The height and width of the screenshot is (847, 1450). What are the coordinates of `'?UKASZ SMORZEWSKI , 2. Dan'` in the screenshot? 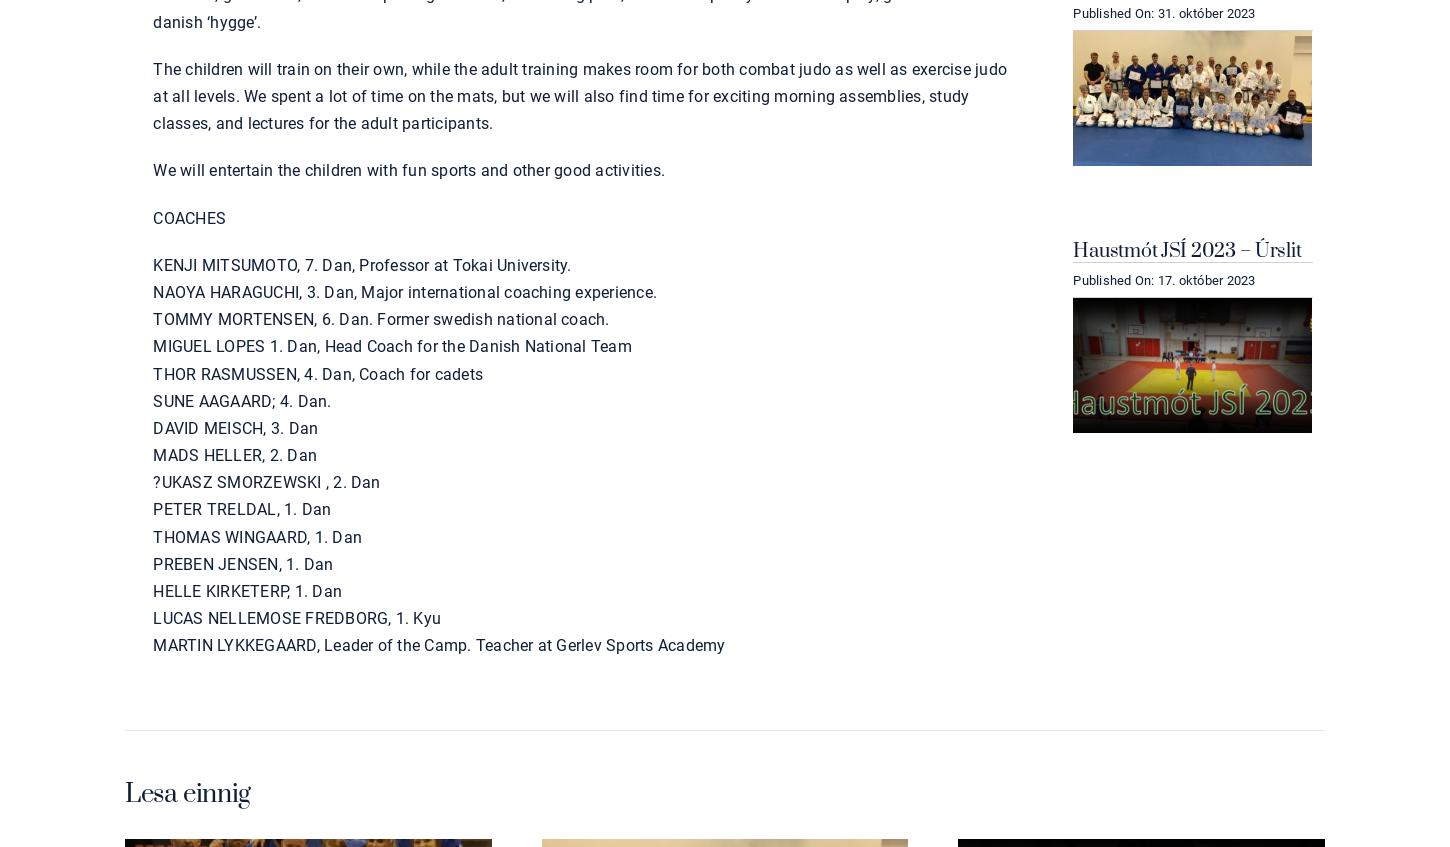 It's located at (266, 482).